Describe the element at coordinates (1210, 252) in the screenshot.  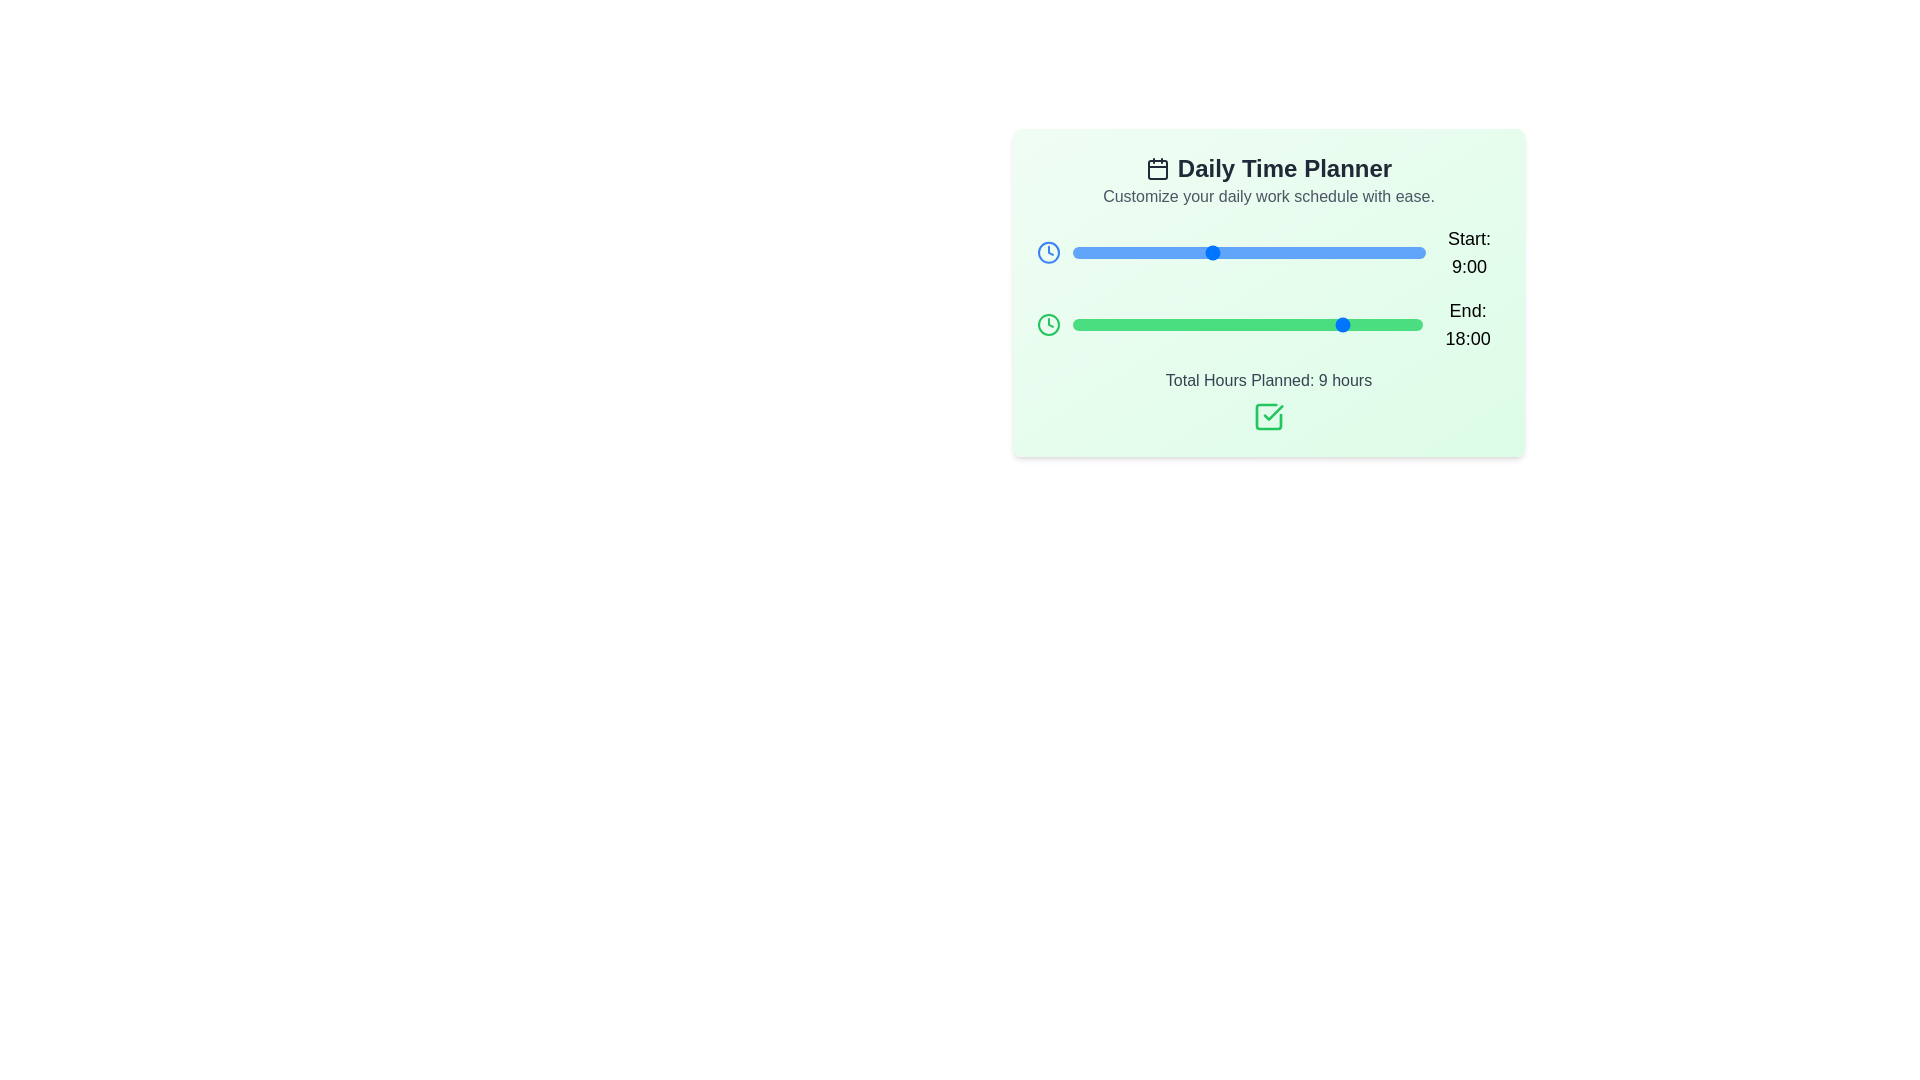
I see `the 'Start' slider to set the start time to 9` at that location.